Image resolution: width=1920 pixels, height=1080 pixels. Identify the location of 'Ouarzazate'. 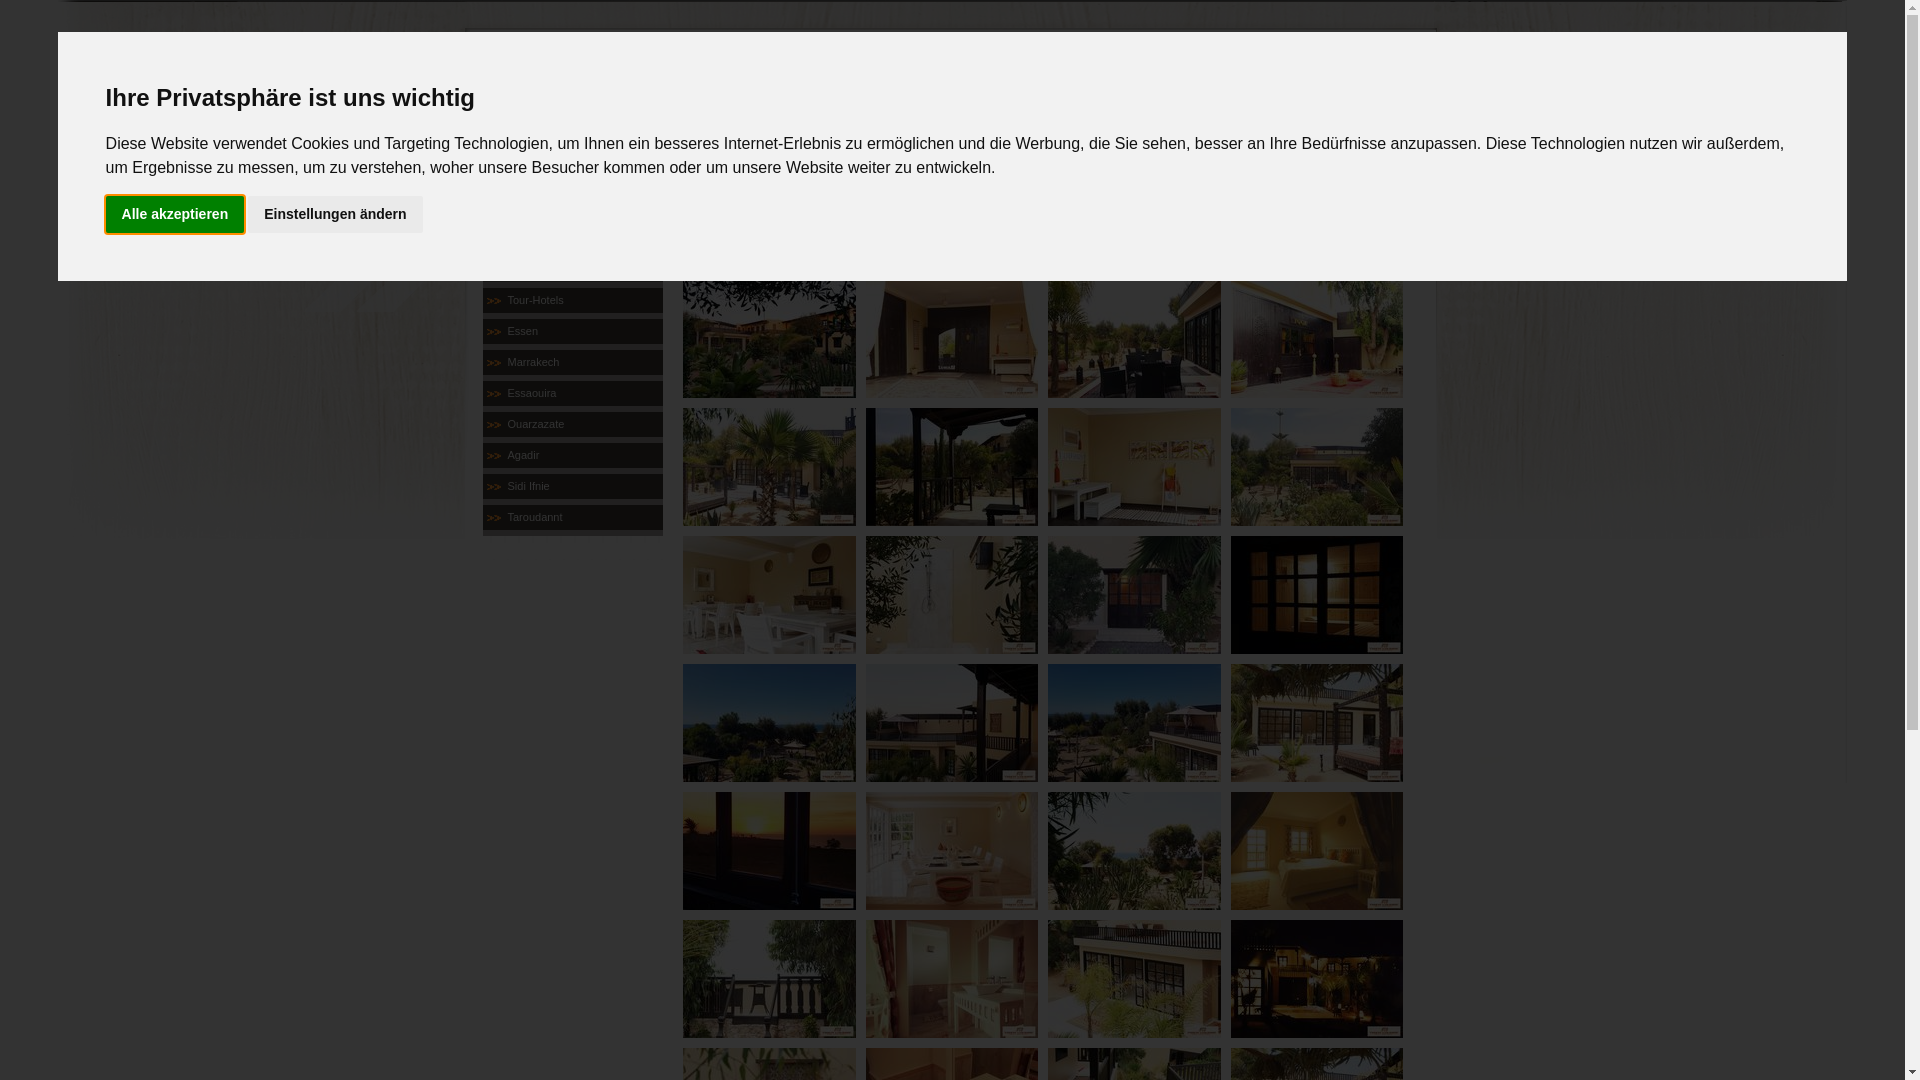
(570, 423).